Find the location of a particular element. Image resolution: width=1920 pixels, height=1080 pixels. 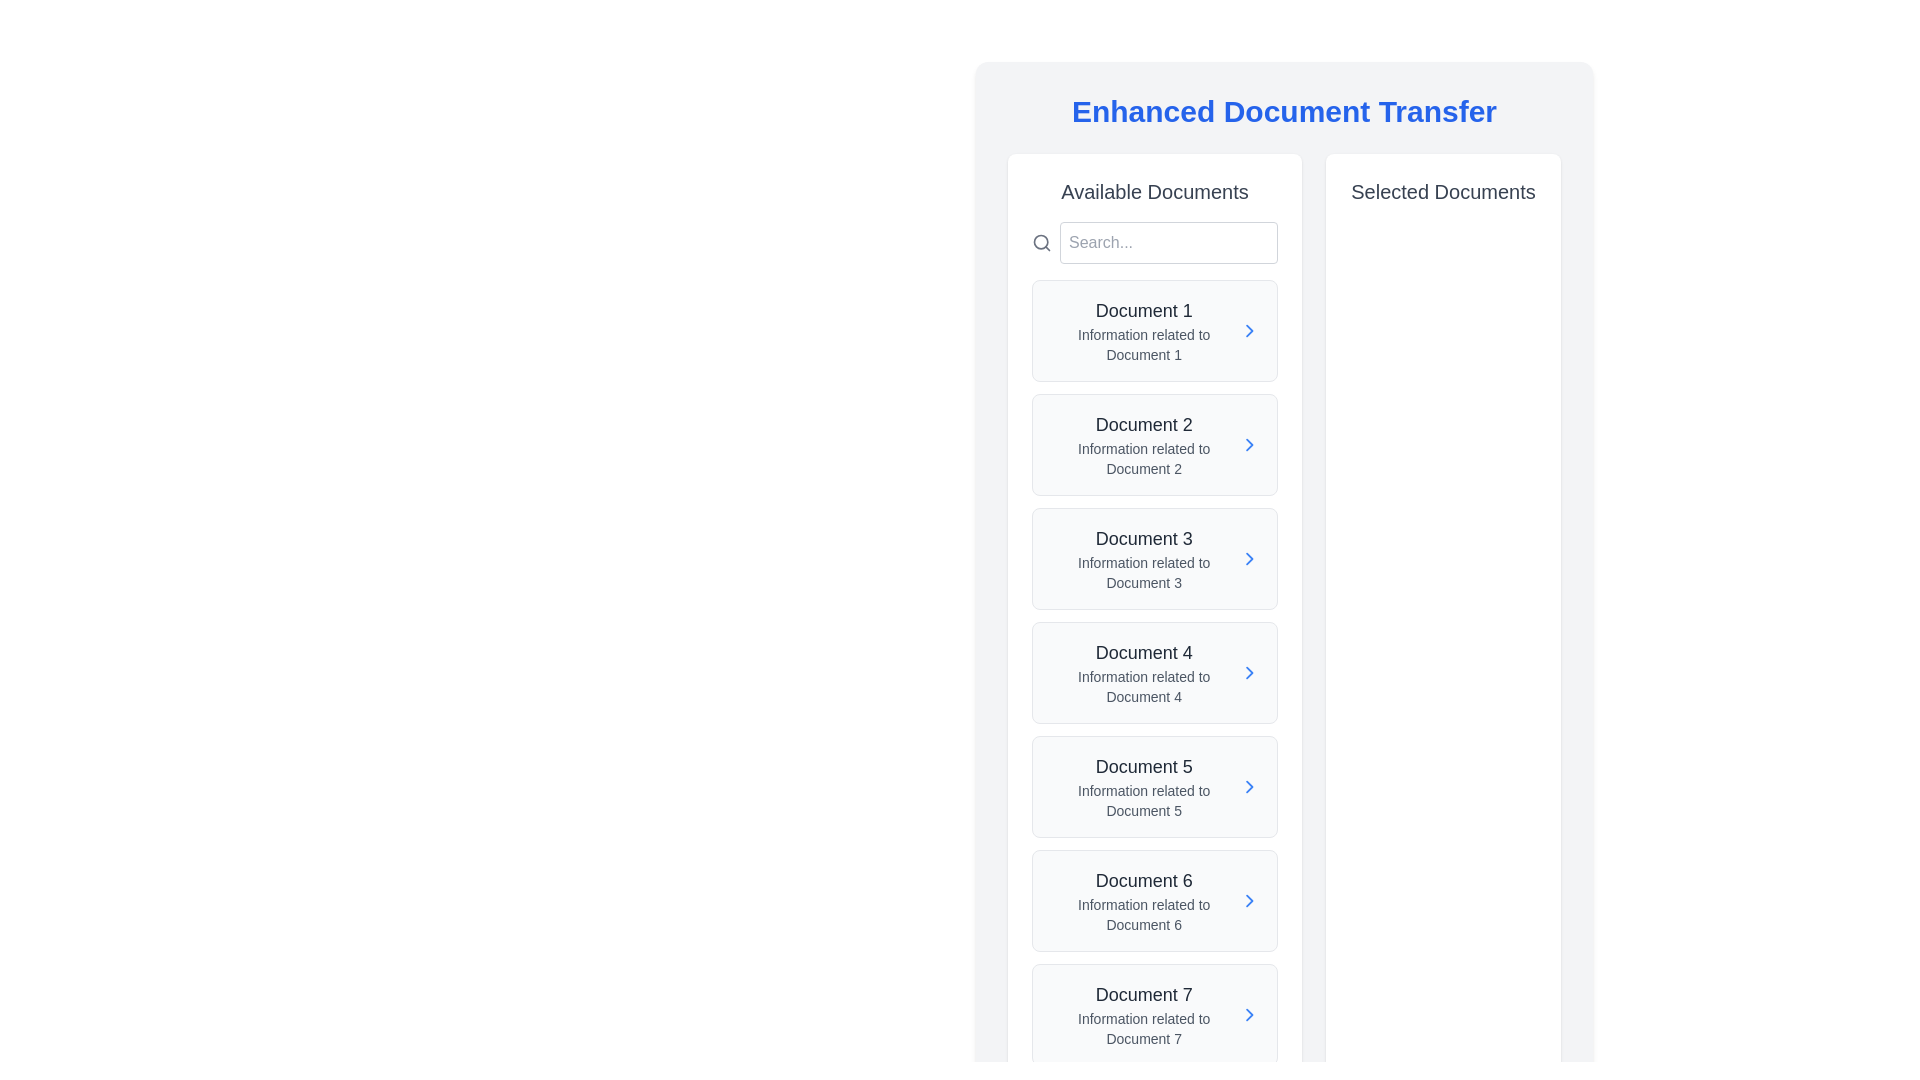

the static text label displaying 'Information related to Document 1', which is located below the heading 'Document 1' in the 'Available Documents' list is located at coordinates (1144, 343).